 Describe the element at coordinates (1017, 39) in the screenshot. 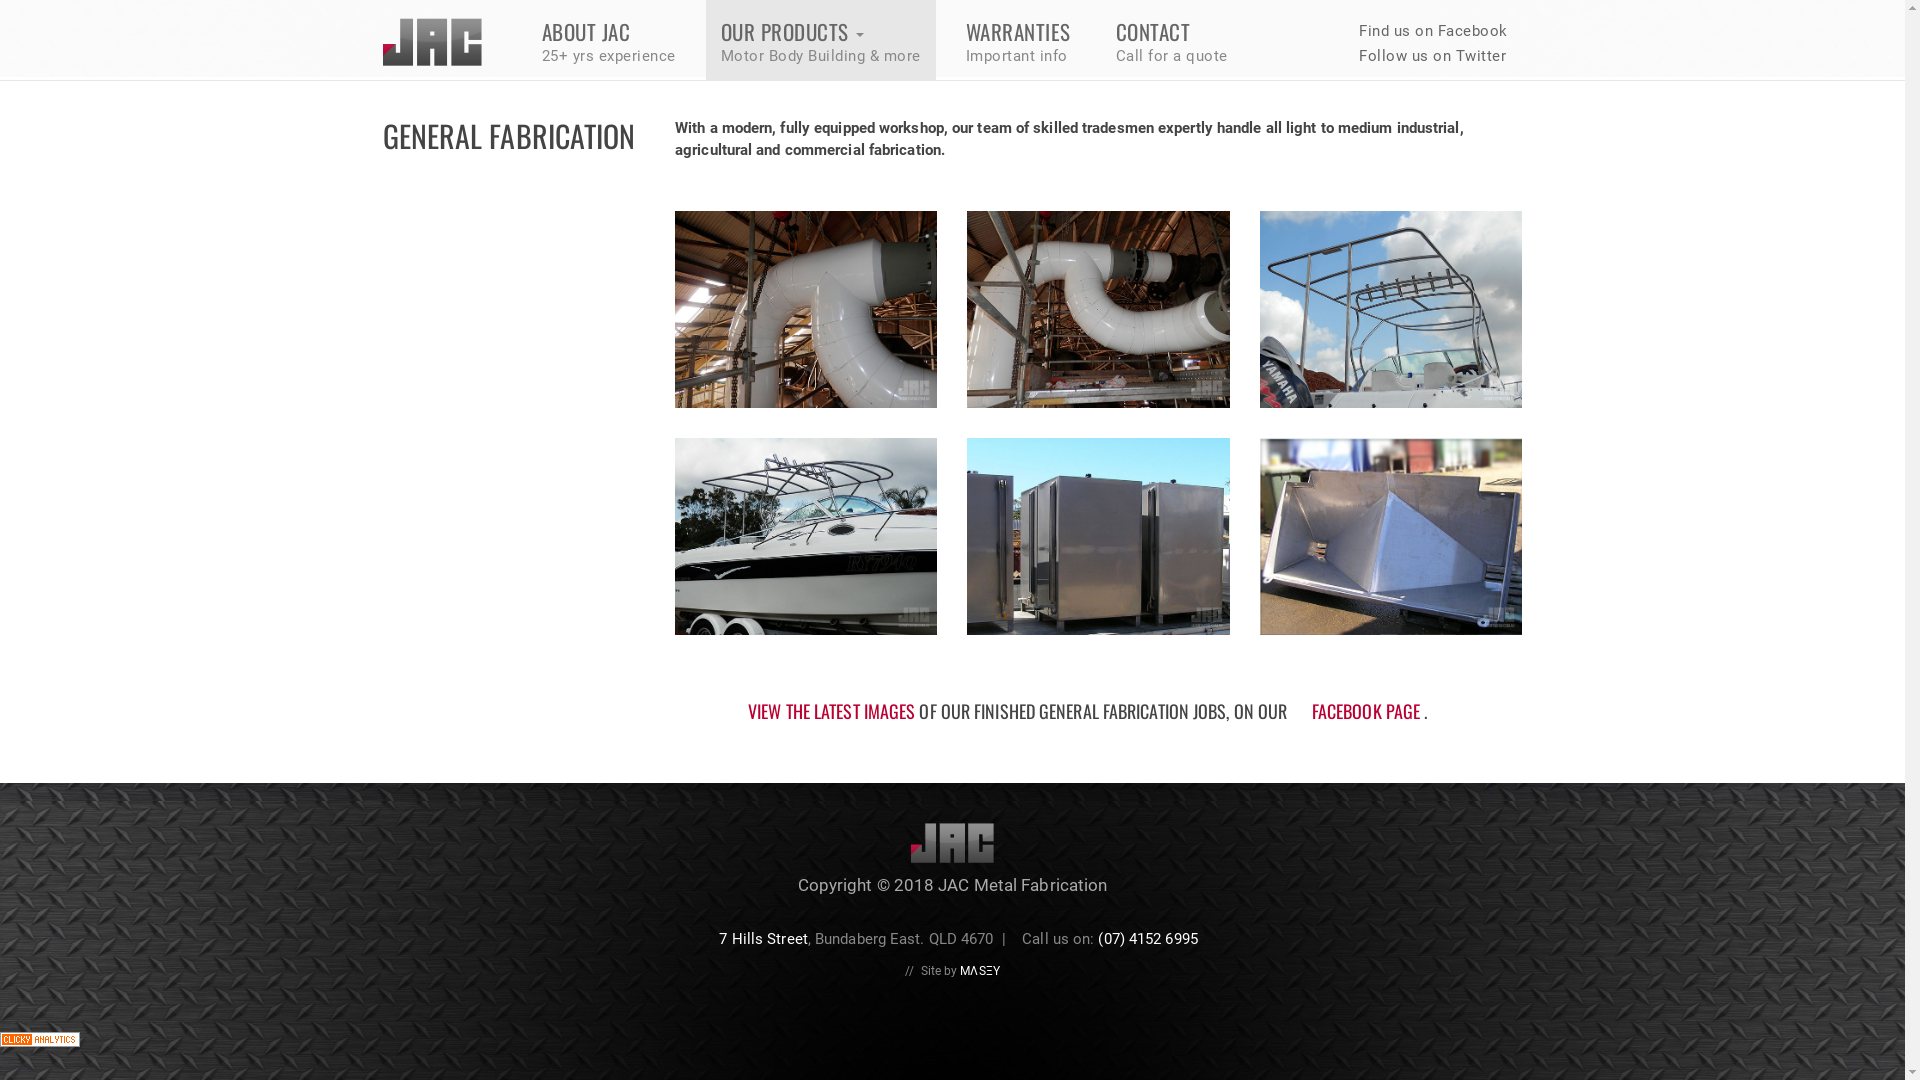

I see `'WARRANTIES` at that location.